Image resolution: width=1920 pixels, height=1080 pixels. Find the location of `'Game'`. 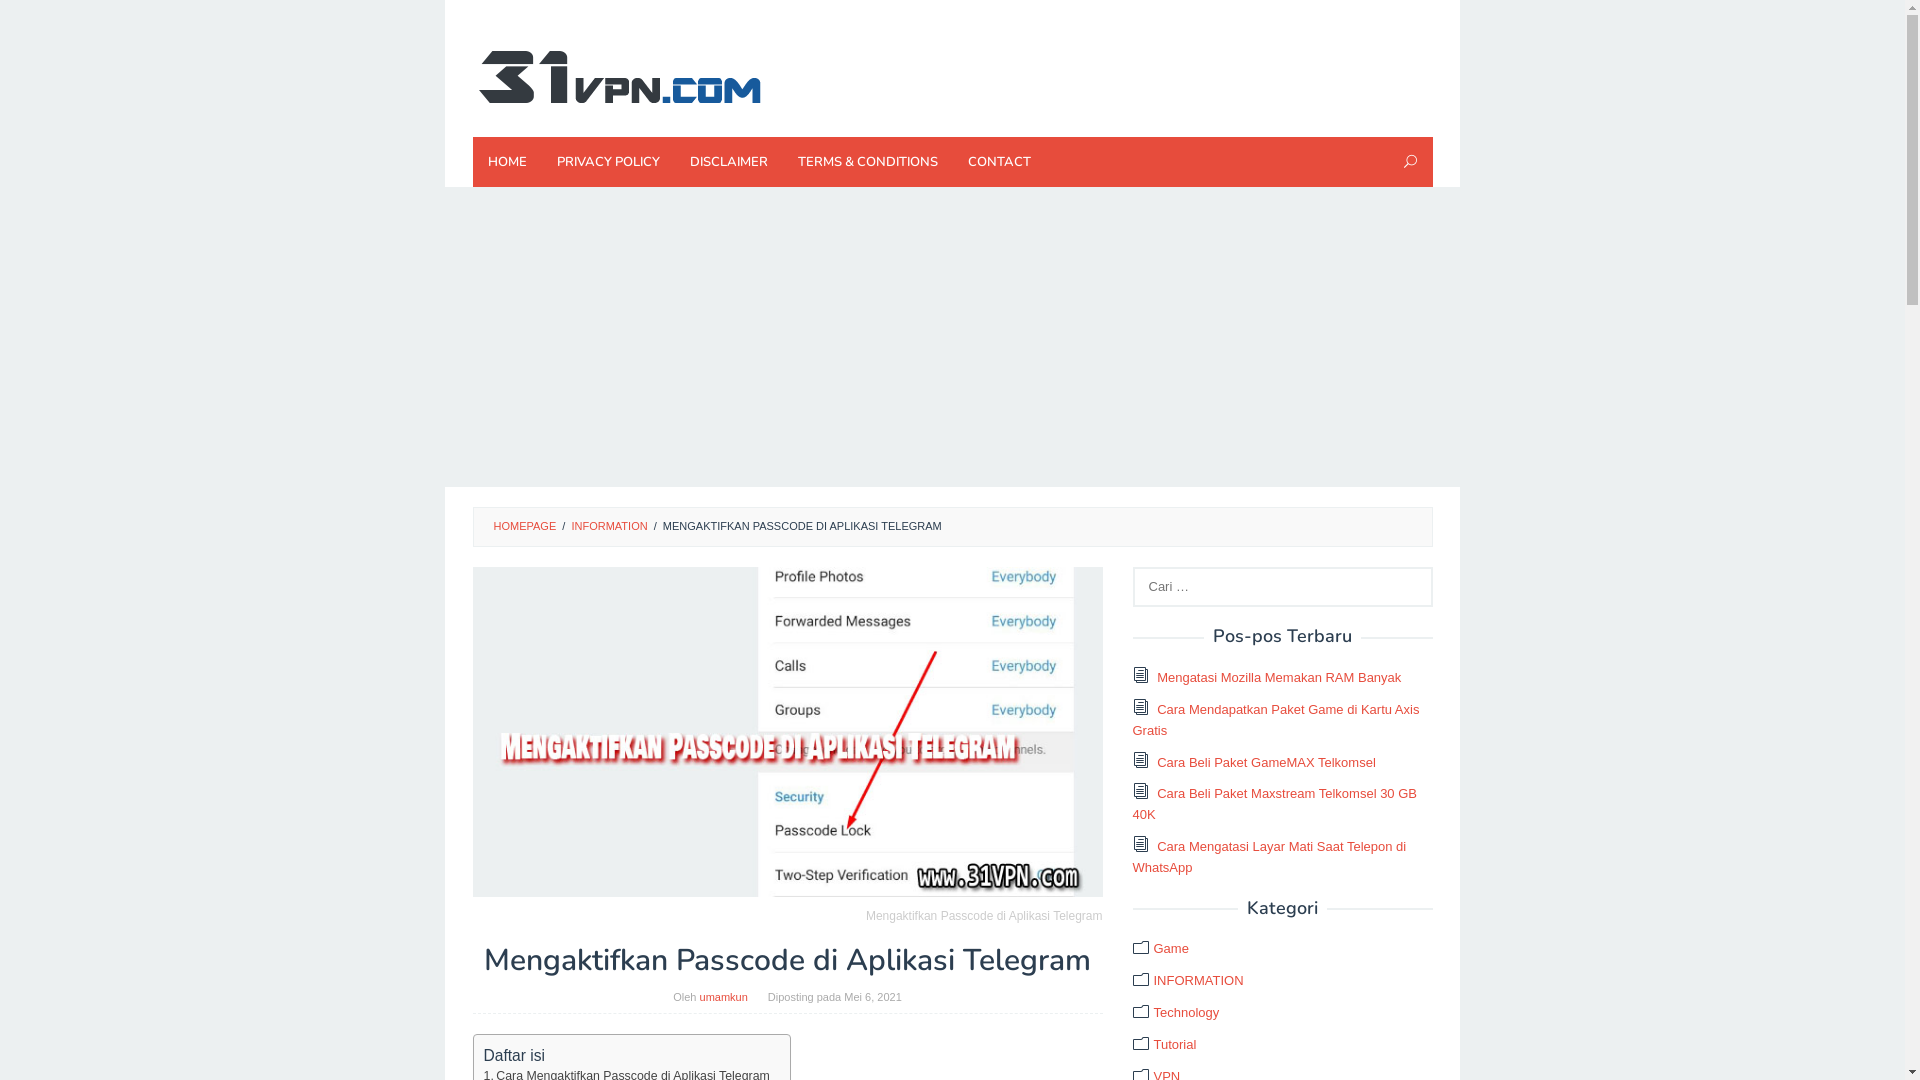

'Game' is located at coordinates (1171, 947).